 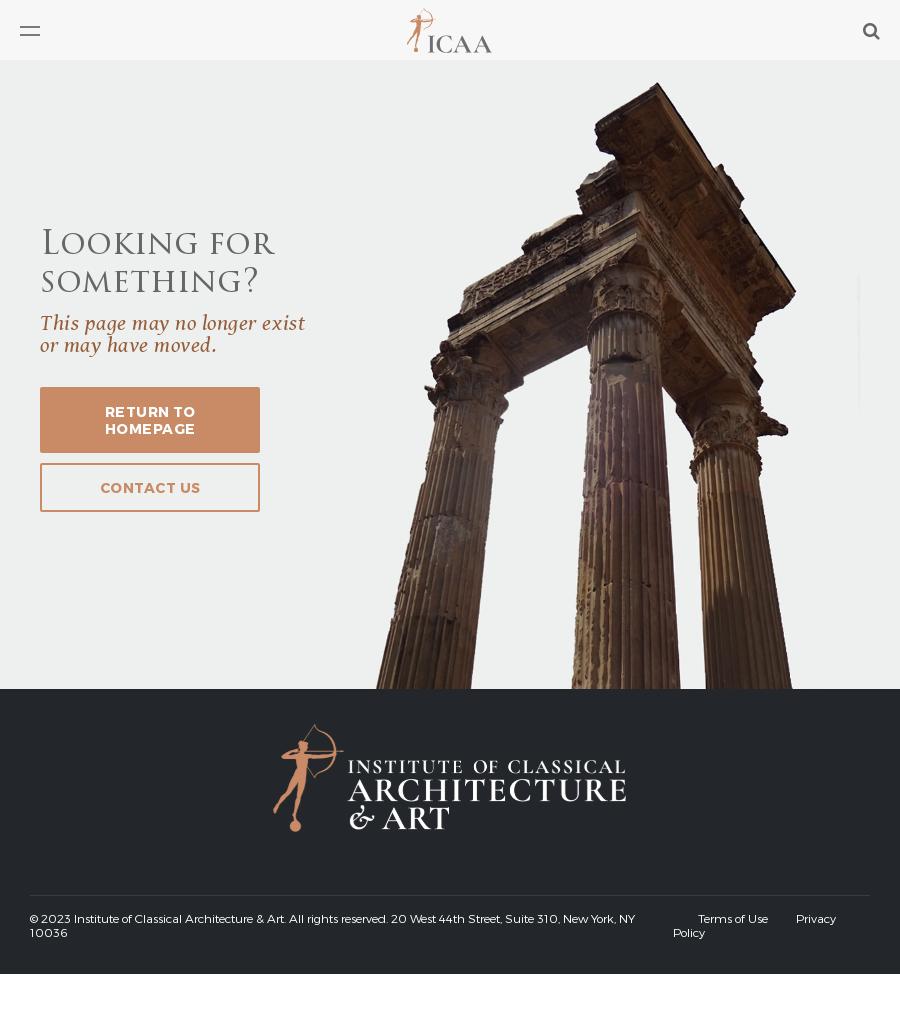 I want to click on 'Articles', so click(x=47, y=120).